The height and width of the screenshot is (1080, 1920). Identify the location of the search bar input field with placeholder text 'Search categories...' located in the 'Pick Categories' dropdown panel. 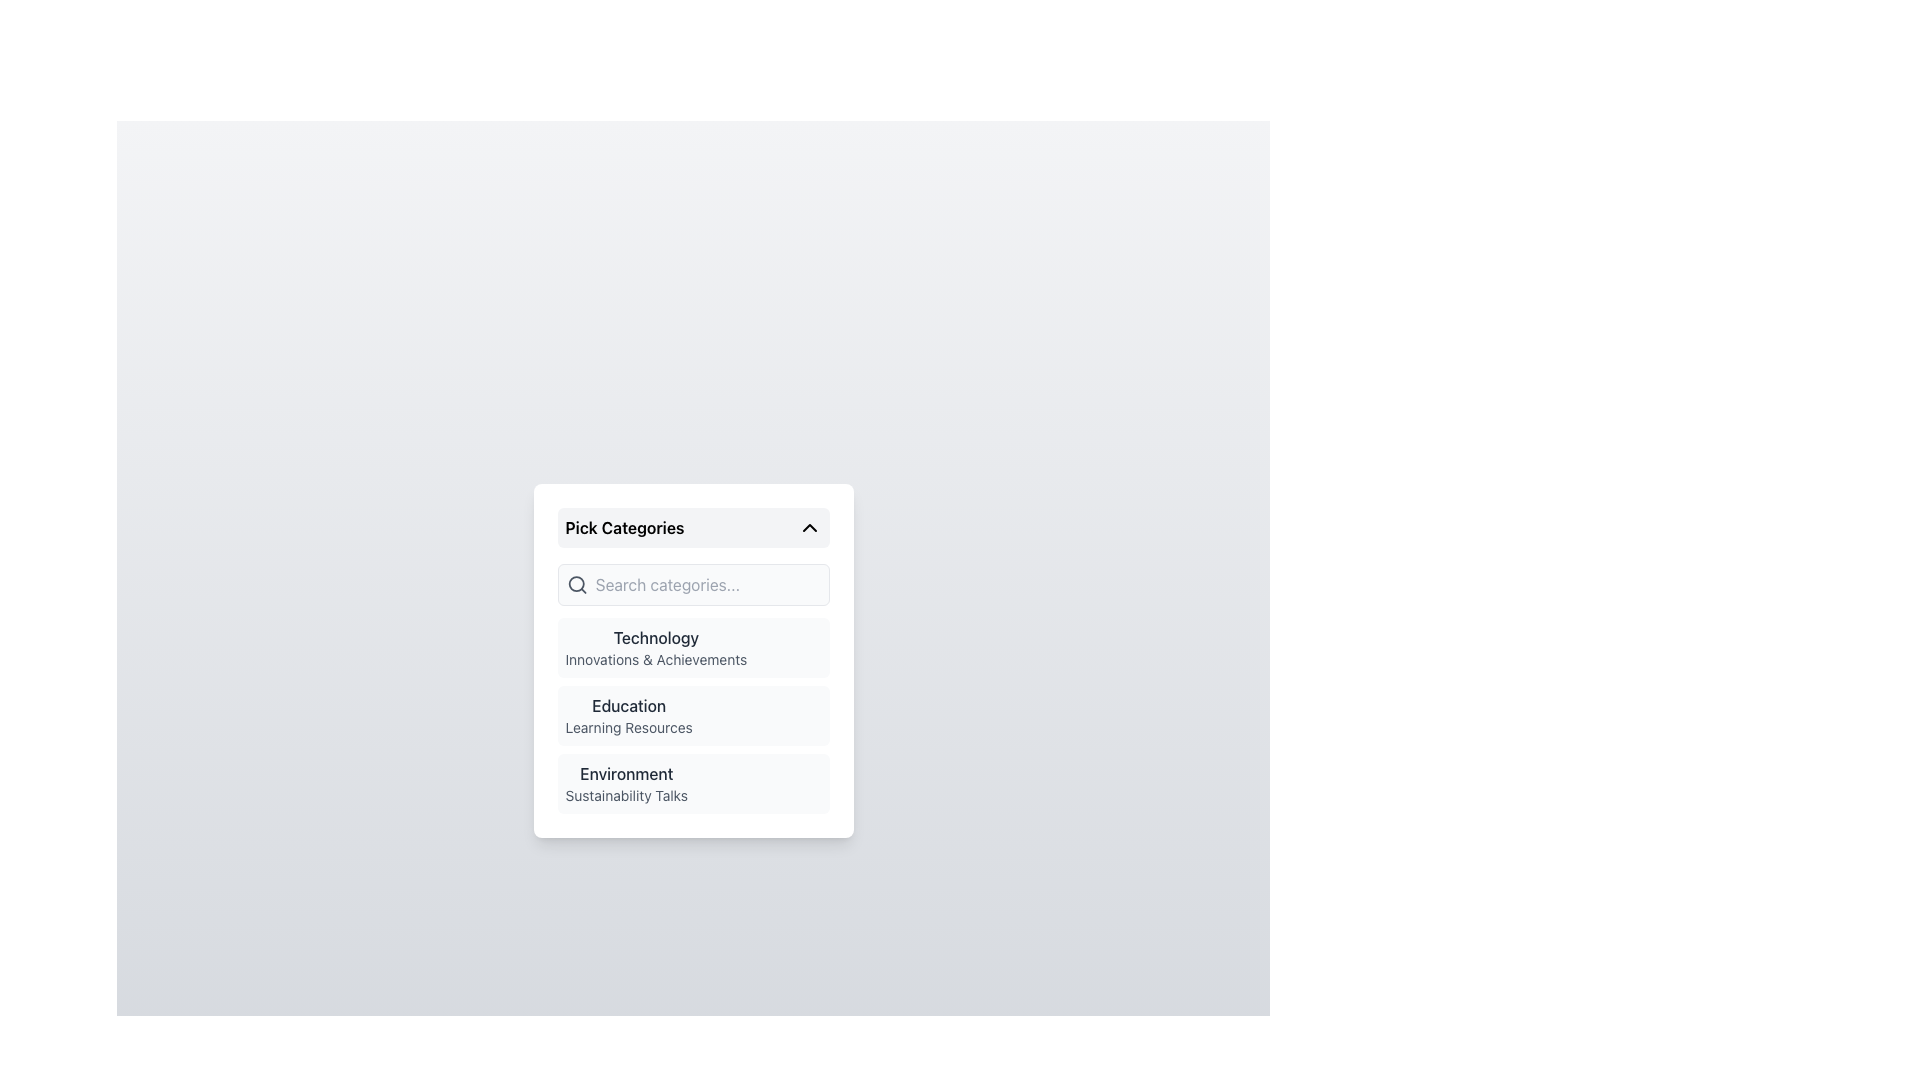
(693, 585).